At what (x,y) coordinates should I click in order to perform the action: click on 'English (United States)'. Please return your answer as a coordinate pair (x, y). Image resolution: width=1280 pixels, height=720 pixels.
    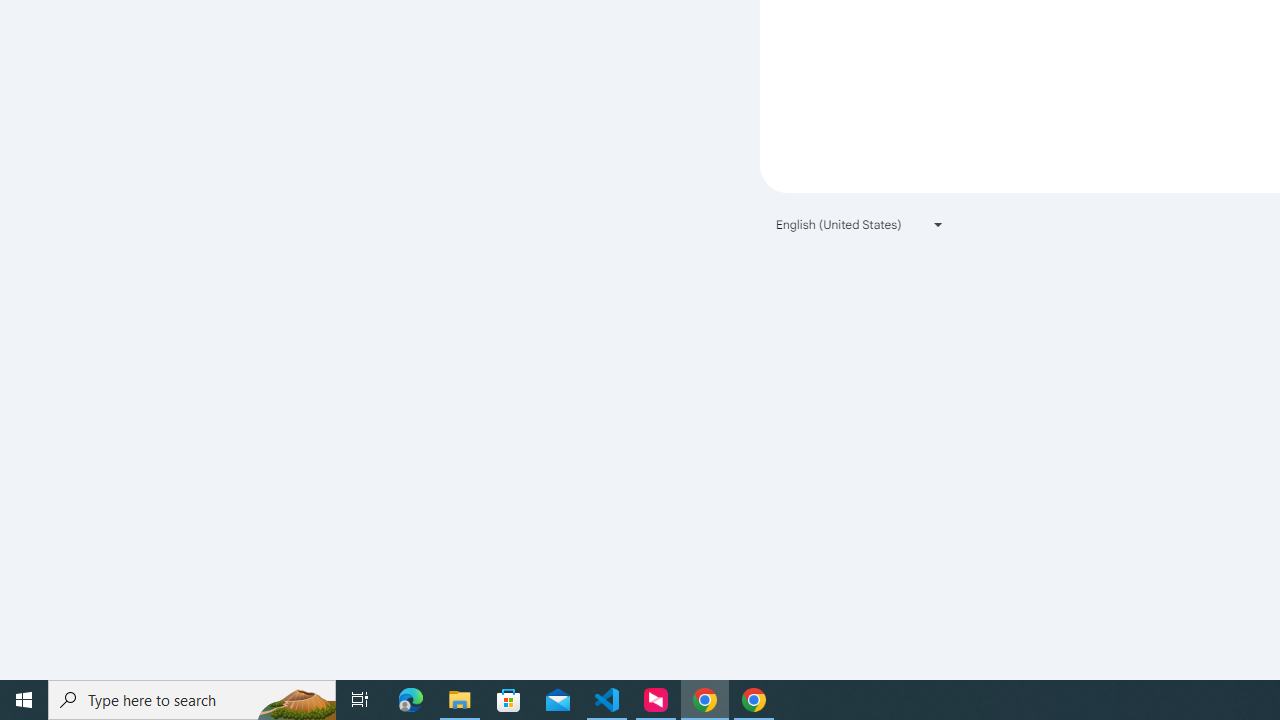
    Looking at the image, I should click on (860, 224).